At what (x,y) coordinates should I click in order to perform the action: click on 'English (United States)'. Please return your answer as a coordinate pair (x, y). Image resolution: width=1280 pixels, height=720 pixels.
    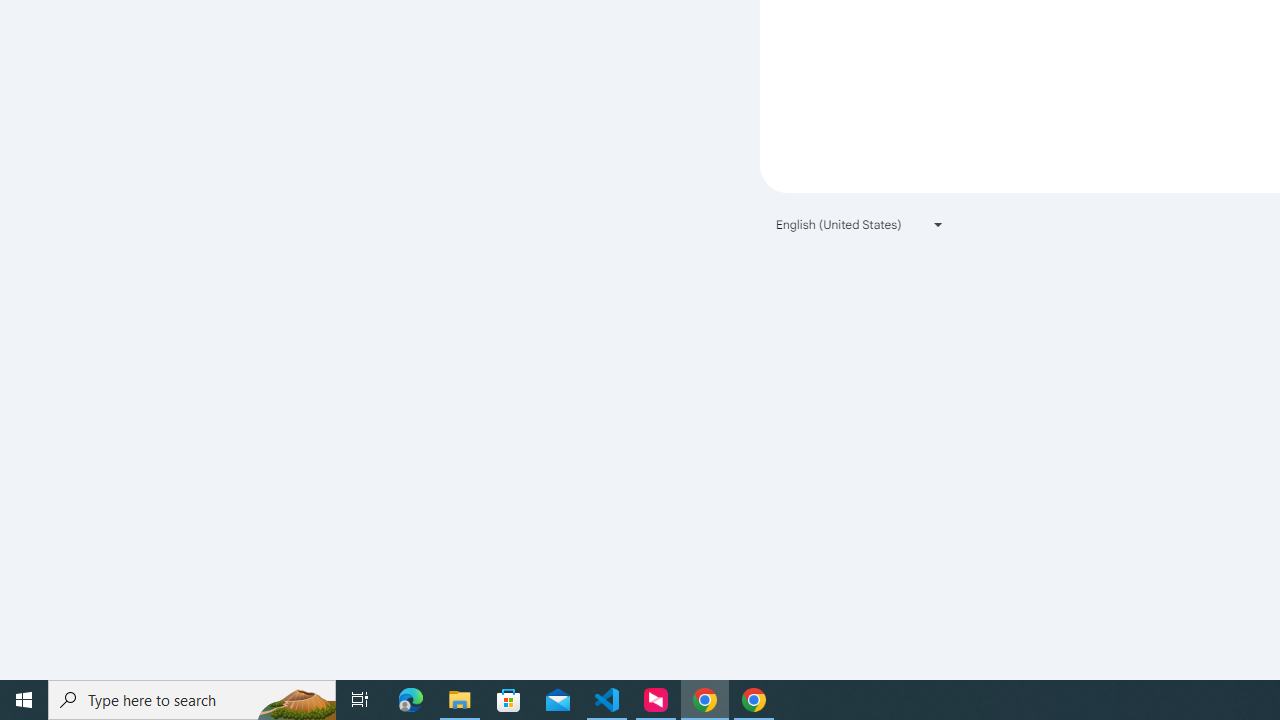
    Looking at the image, I should click on (860, 224).